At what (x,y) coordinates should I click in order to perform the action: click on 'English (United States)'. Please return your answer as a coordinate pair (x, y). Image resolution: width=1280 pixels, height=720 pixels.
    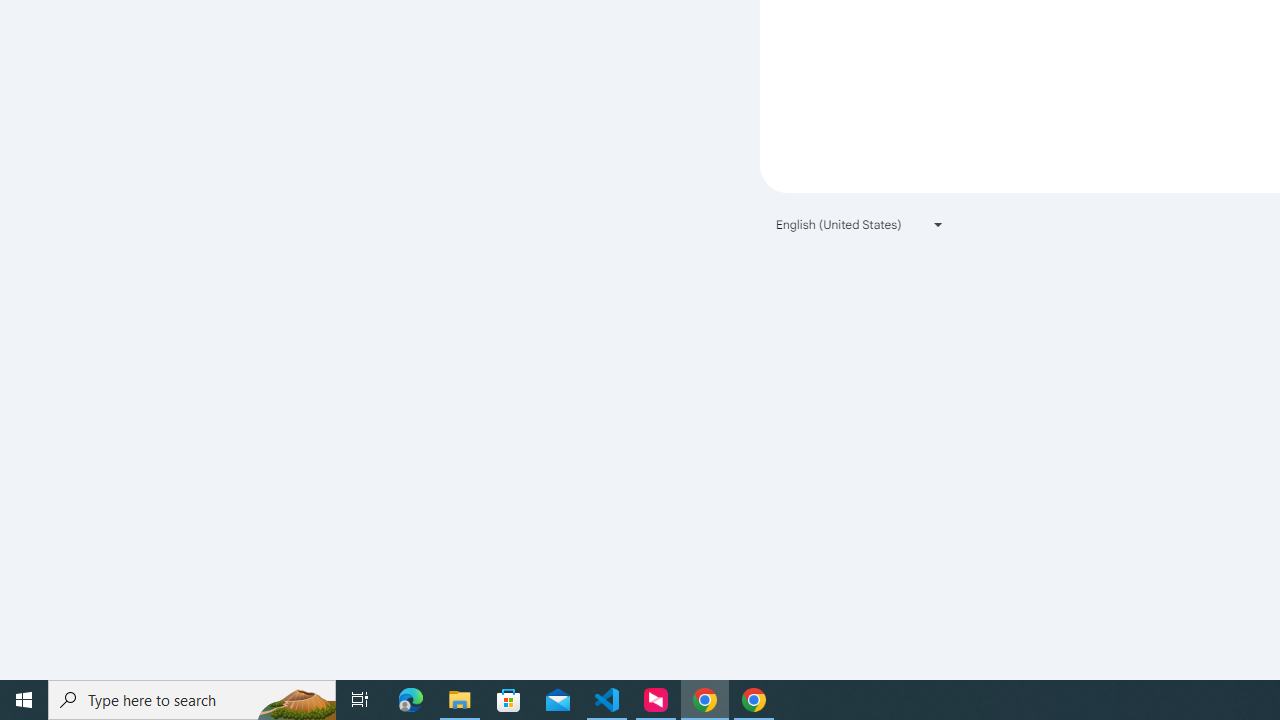
    Looking at the image, I should click on (860, 224).